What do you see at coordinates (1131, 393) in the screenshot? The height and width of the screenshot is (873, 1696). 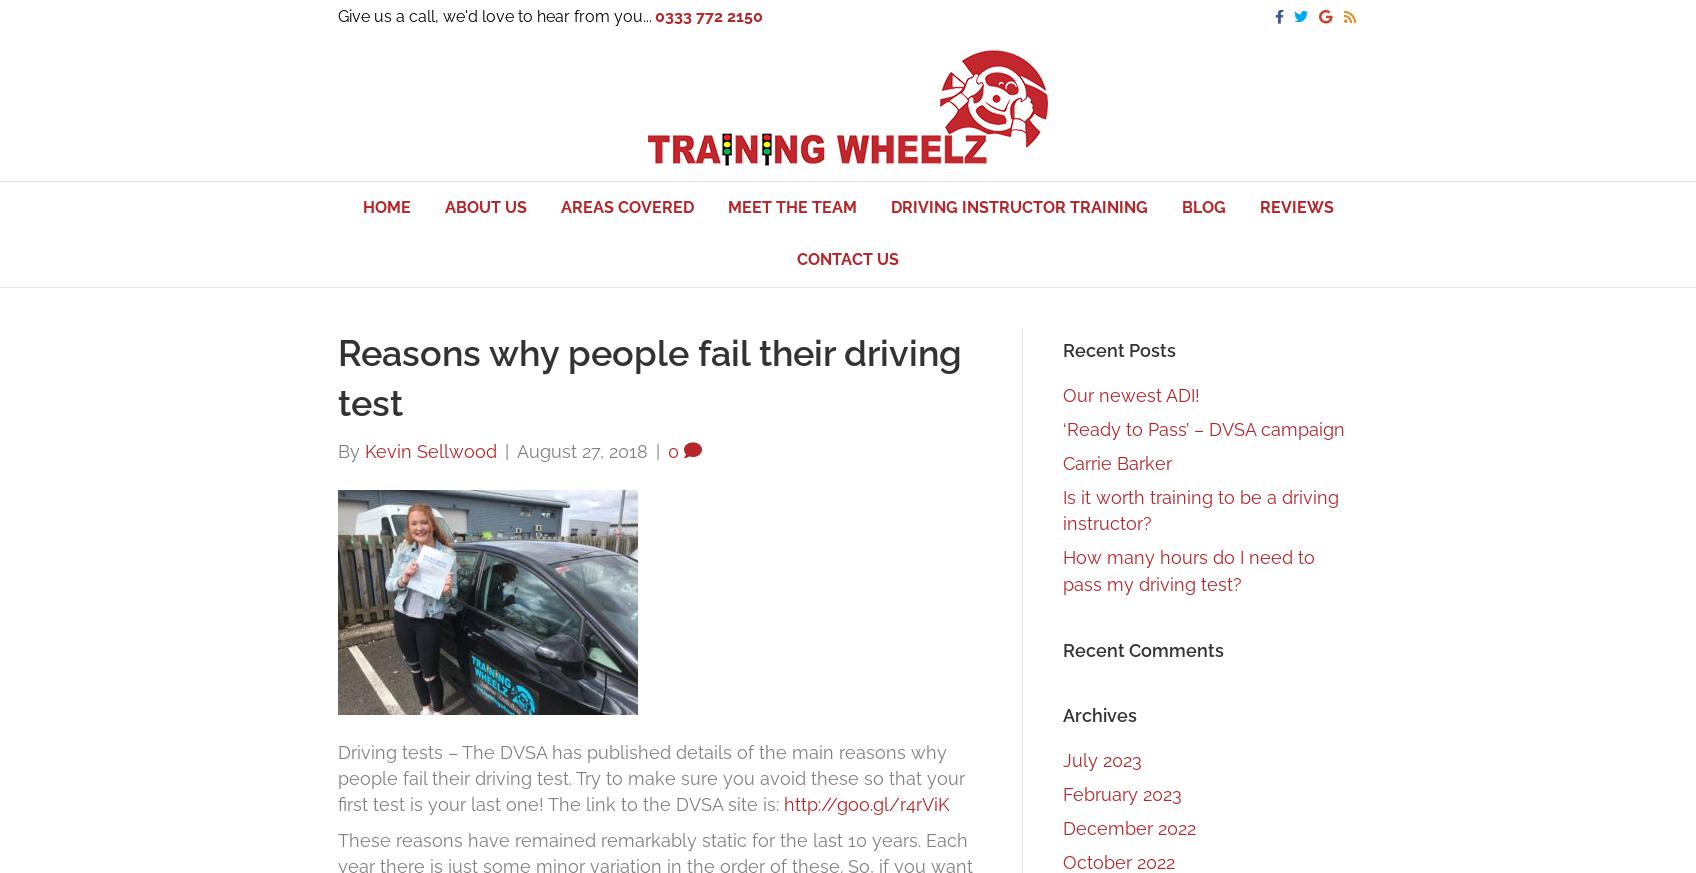 I see `'Our newest ADI!'` at bounding box center [1131, 393].